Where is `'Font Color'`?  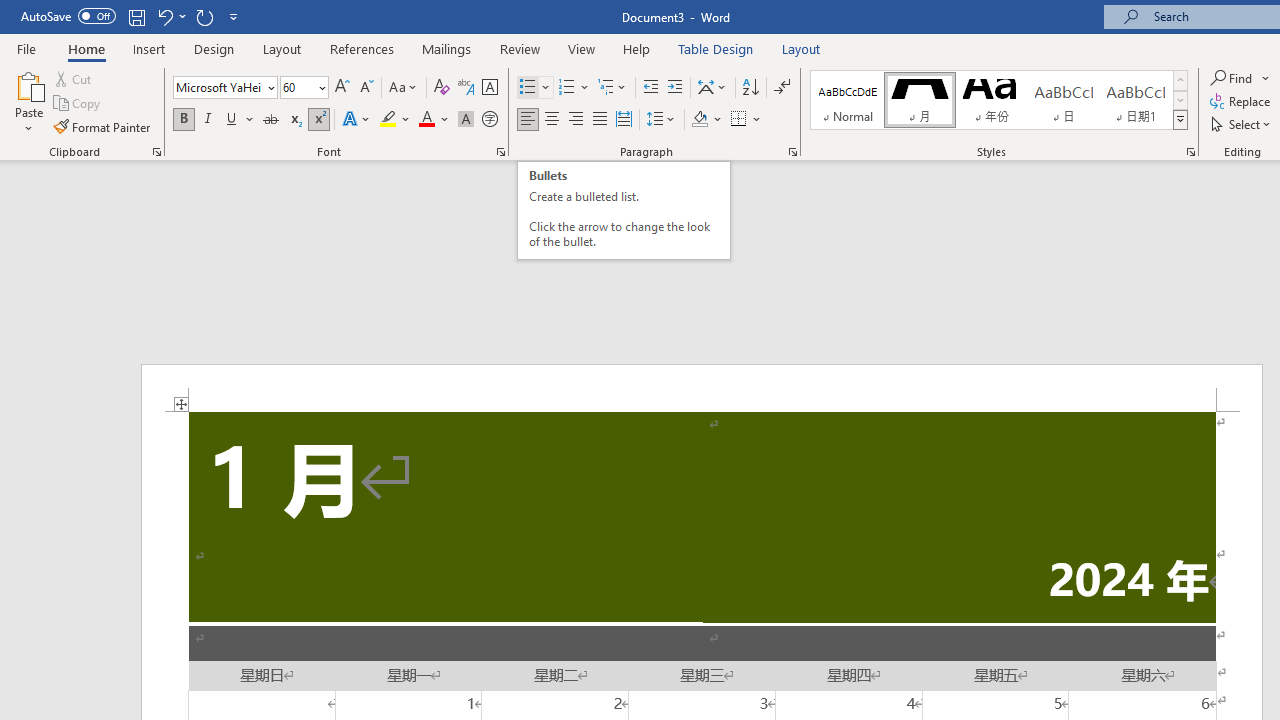 'Font Color' is located at coordinates (433, 119).